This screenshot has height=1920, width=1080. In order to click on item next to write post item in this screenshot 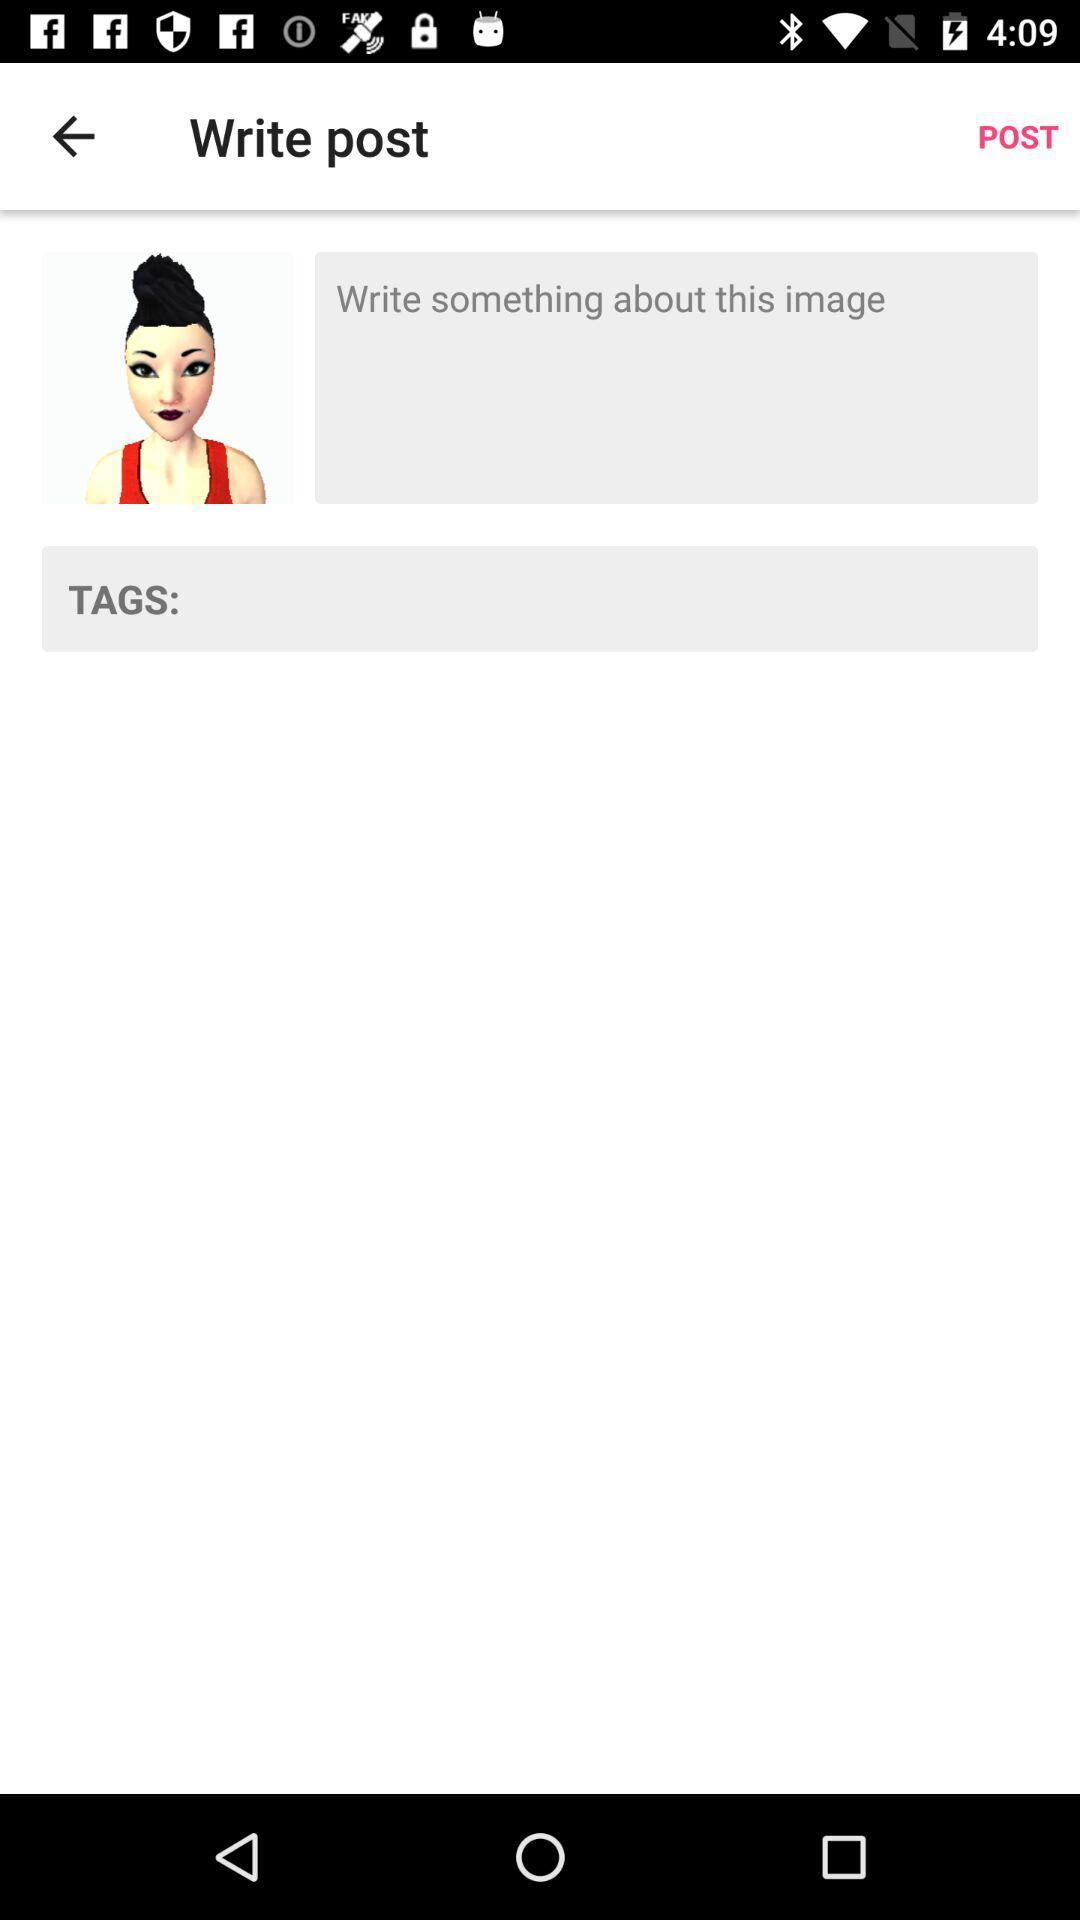, I will do `click(72, 135)`.